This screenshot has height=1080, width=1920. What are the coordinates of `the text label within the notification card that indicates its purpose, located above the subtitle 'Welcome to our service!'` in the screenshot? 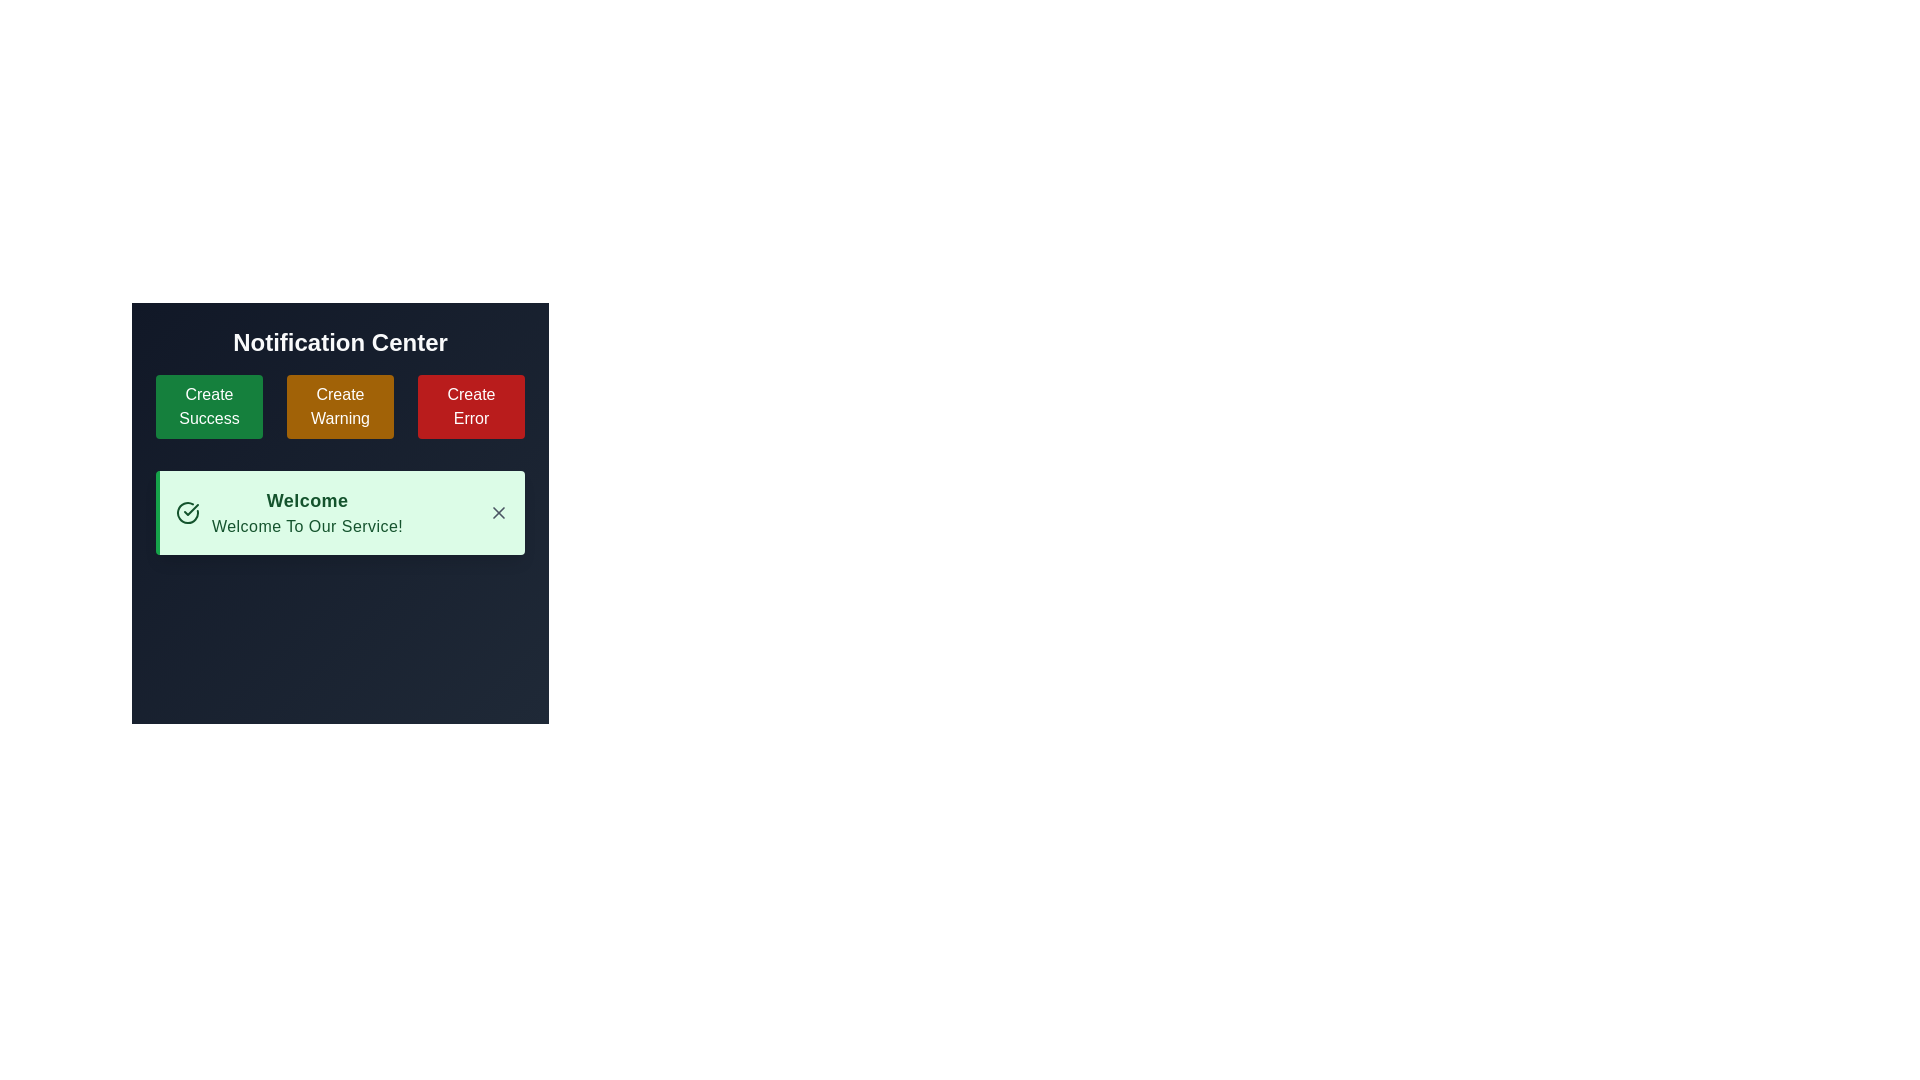 It's located at (306, 500).